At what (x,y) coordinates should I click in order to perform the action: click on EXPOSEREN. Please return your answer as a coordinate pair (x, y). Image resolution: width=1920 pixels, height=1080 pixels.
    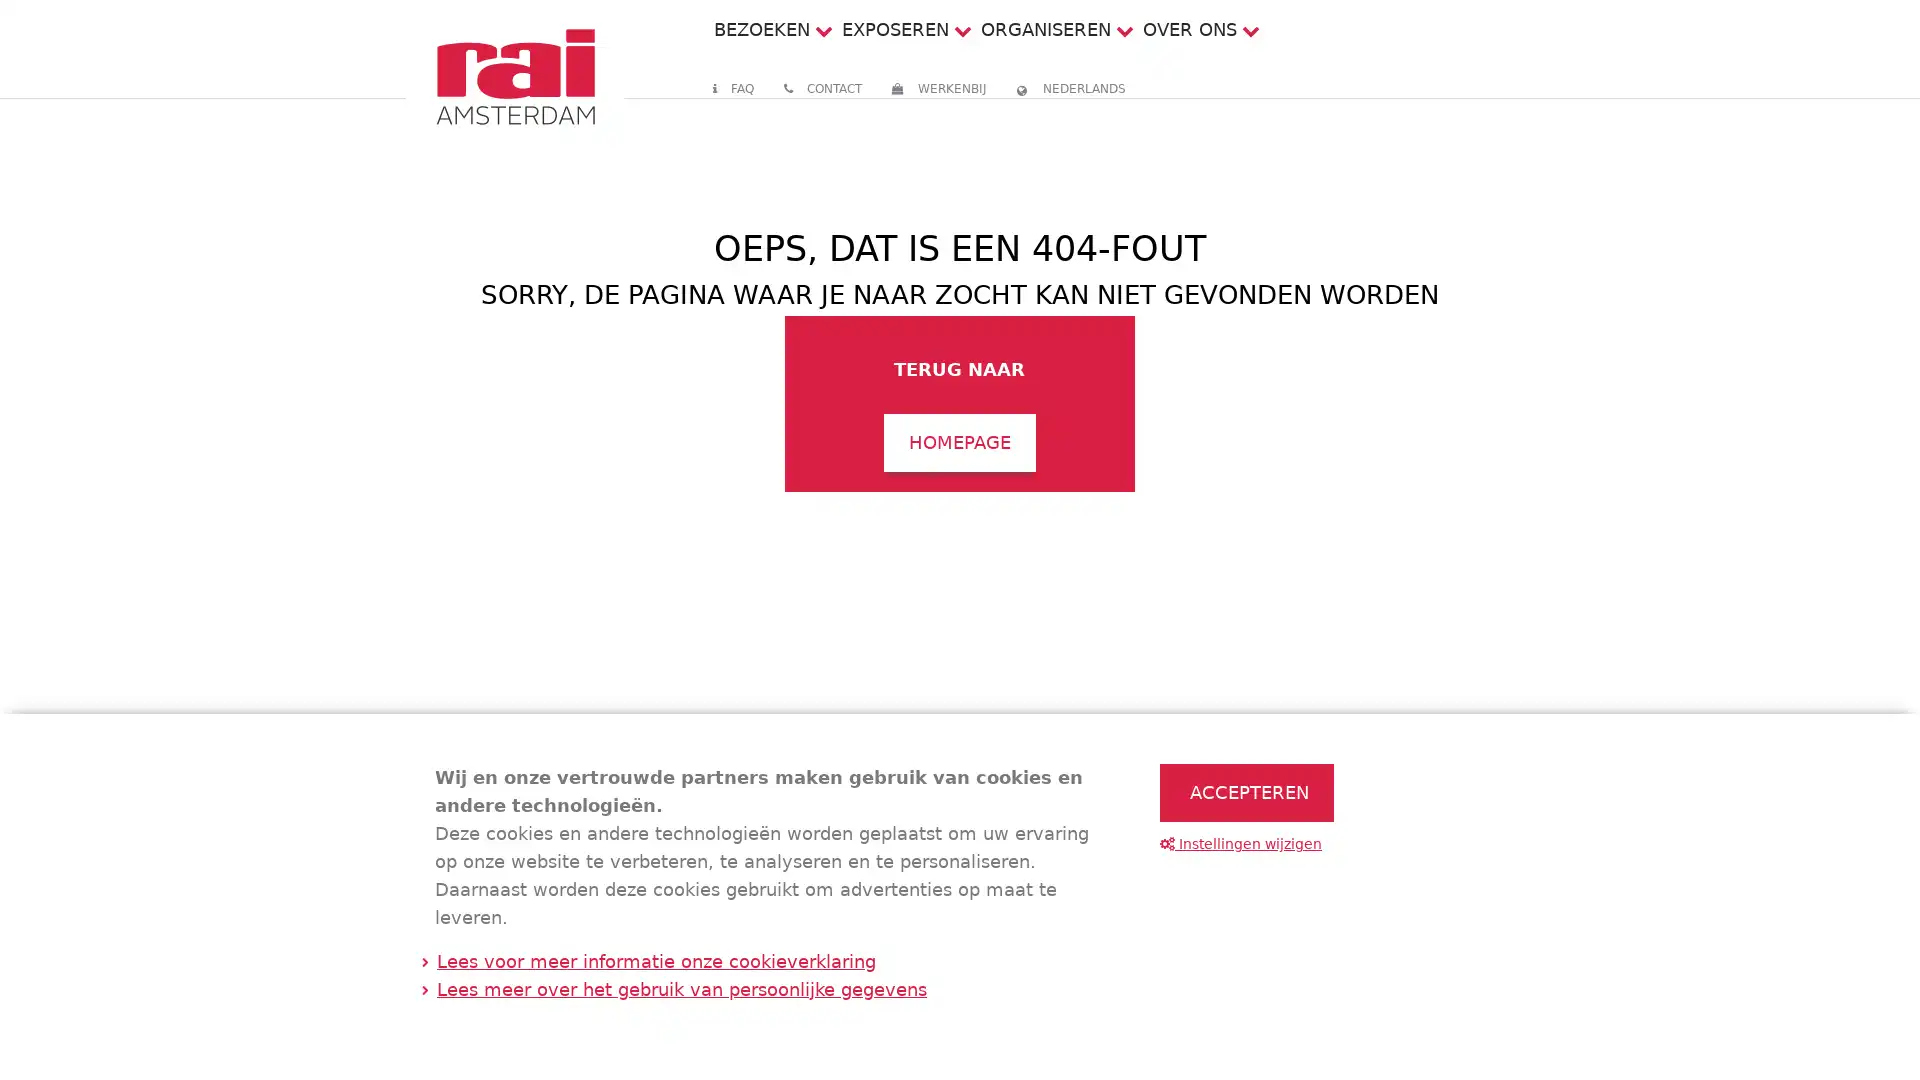
    Looking at the image, I should click on (893, 29).